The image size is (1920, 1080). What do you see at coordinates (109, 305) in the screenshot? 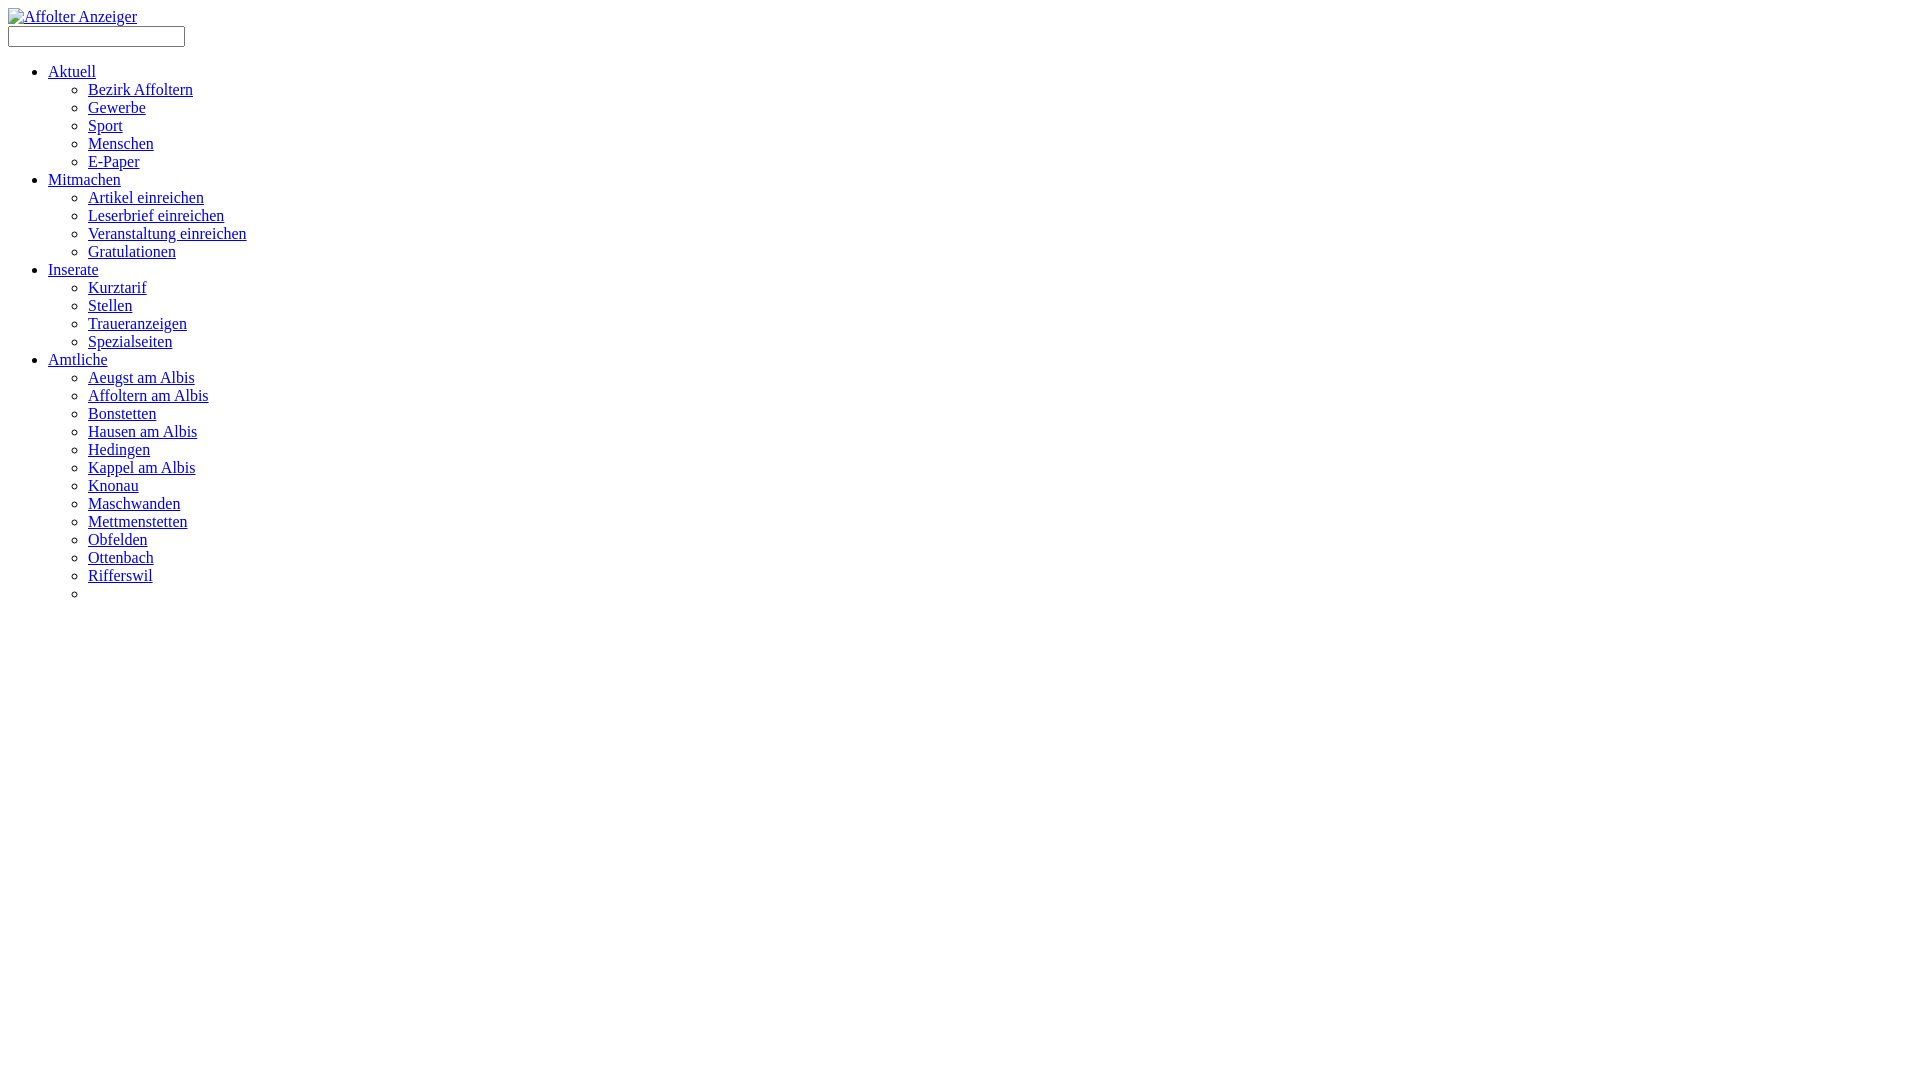
I see `'Stellen'` at bounding box center [109, 305].